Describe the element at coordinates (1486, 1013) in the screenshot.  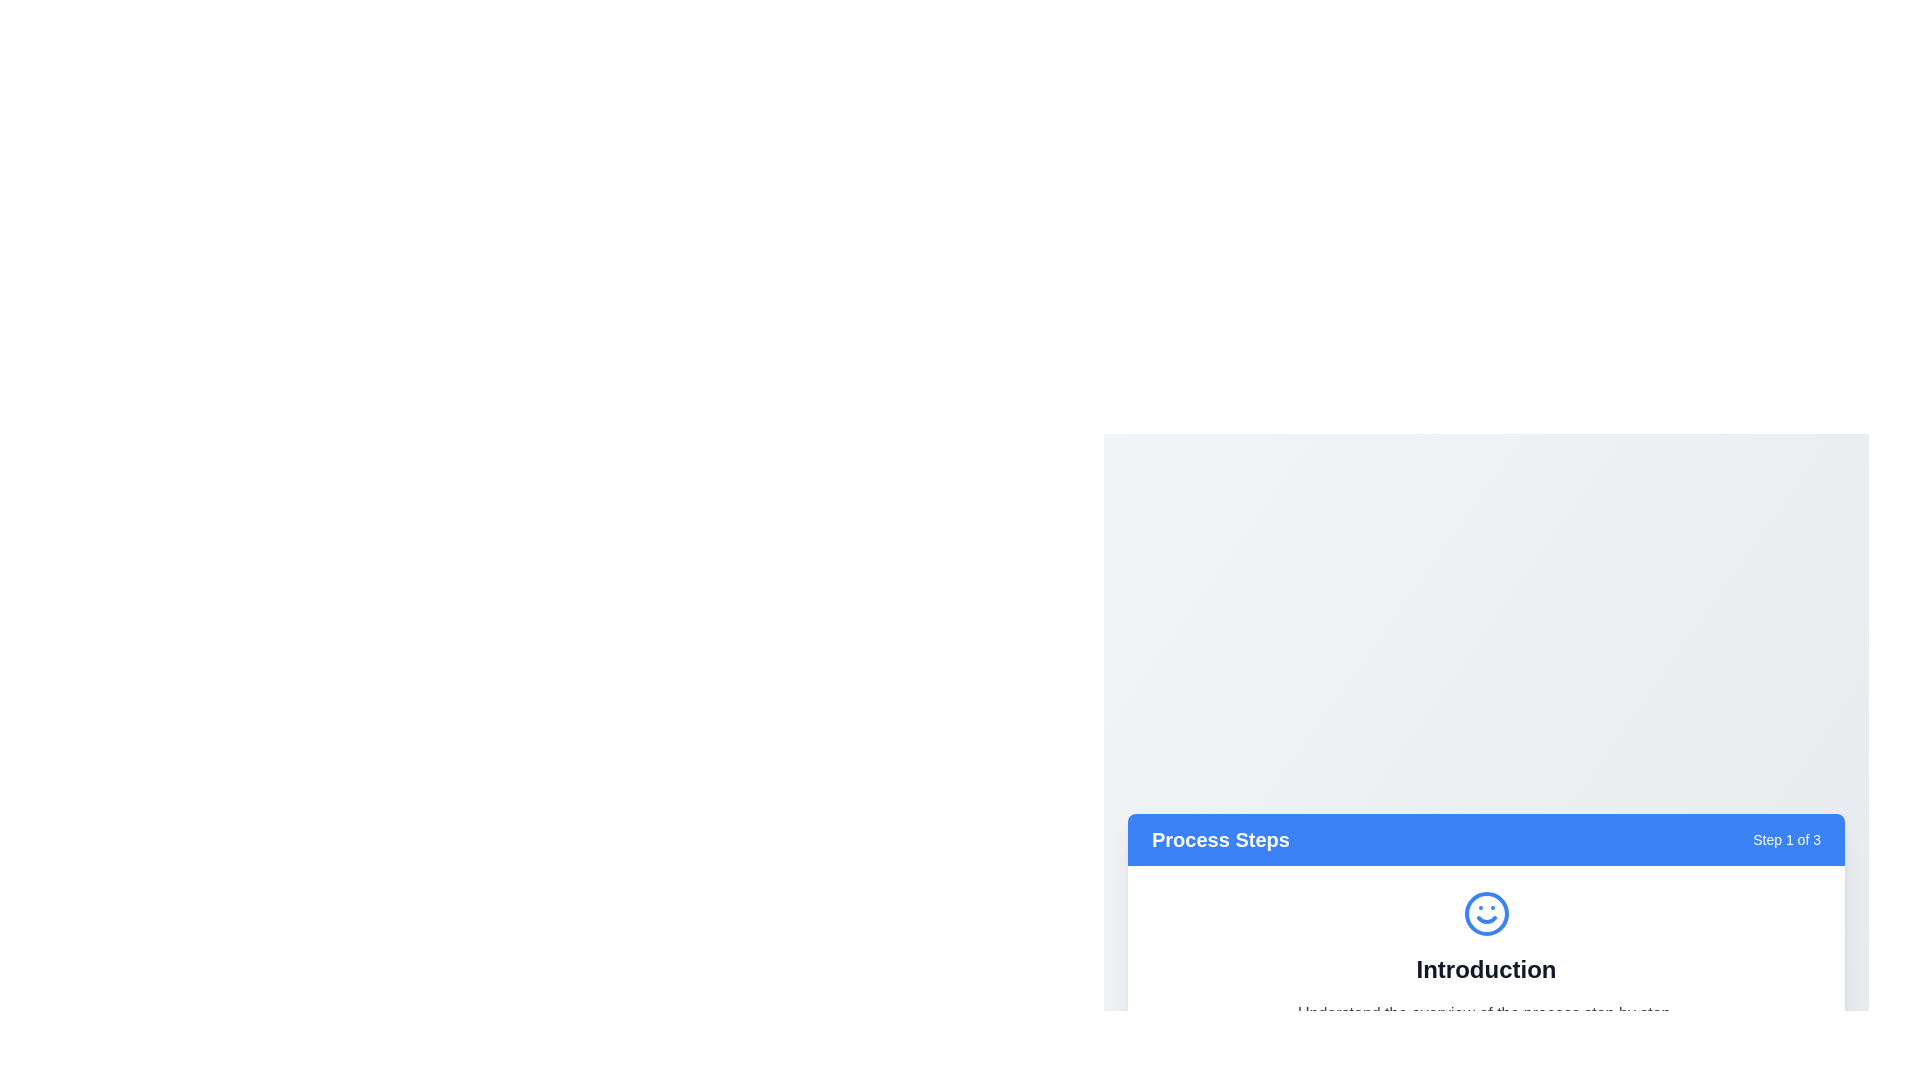
I see `the Text block located in the 'Introduction' section, positioned below the heading 'Introduction' and above the progress bar` at that location.